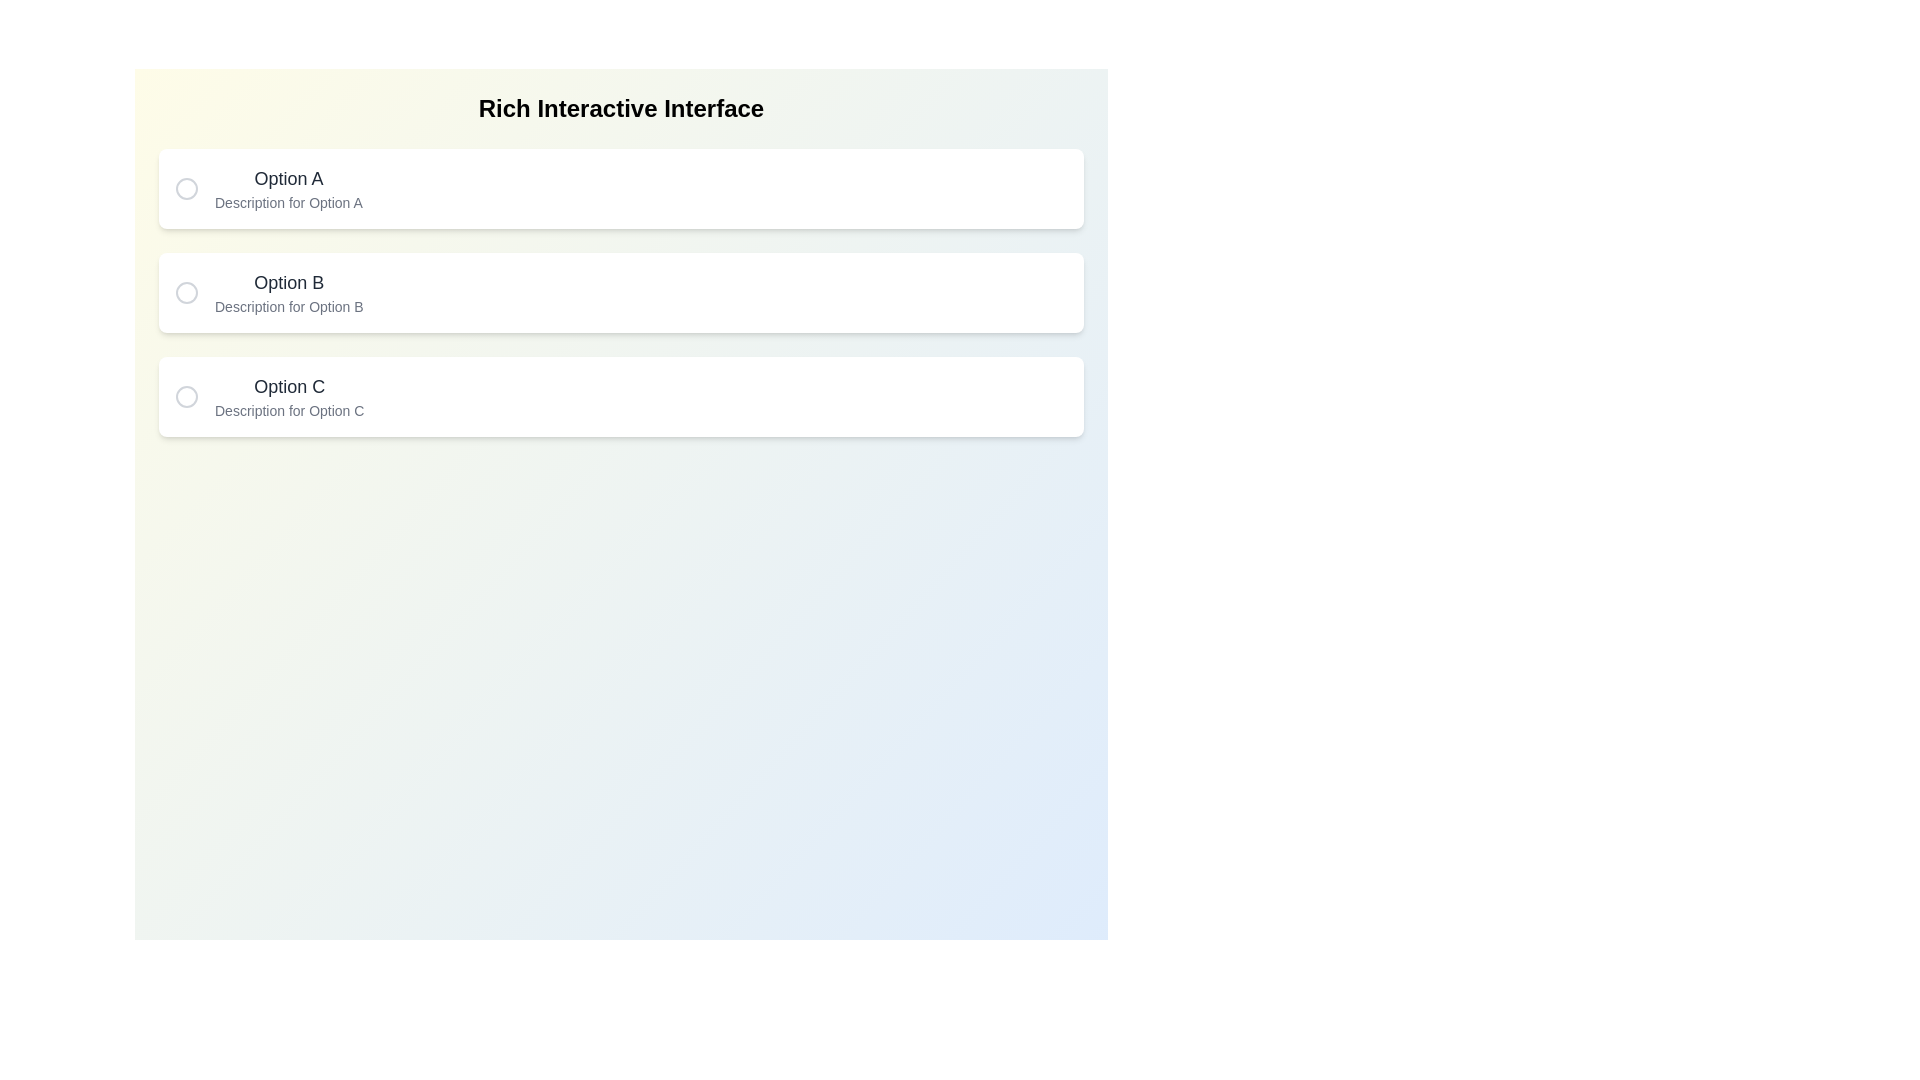 This screenshot has width=1920, height=1080. I want to click on circle button corresponding to Option C to toggle its selection, so click(187, 397).